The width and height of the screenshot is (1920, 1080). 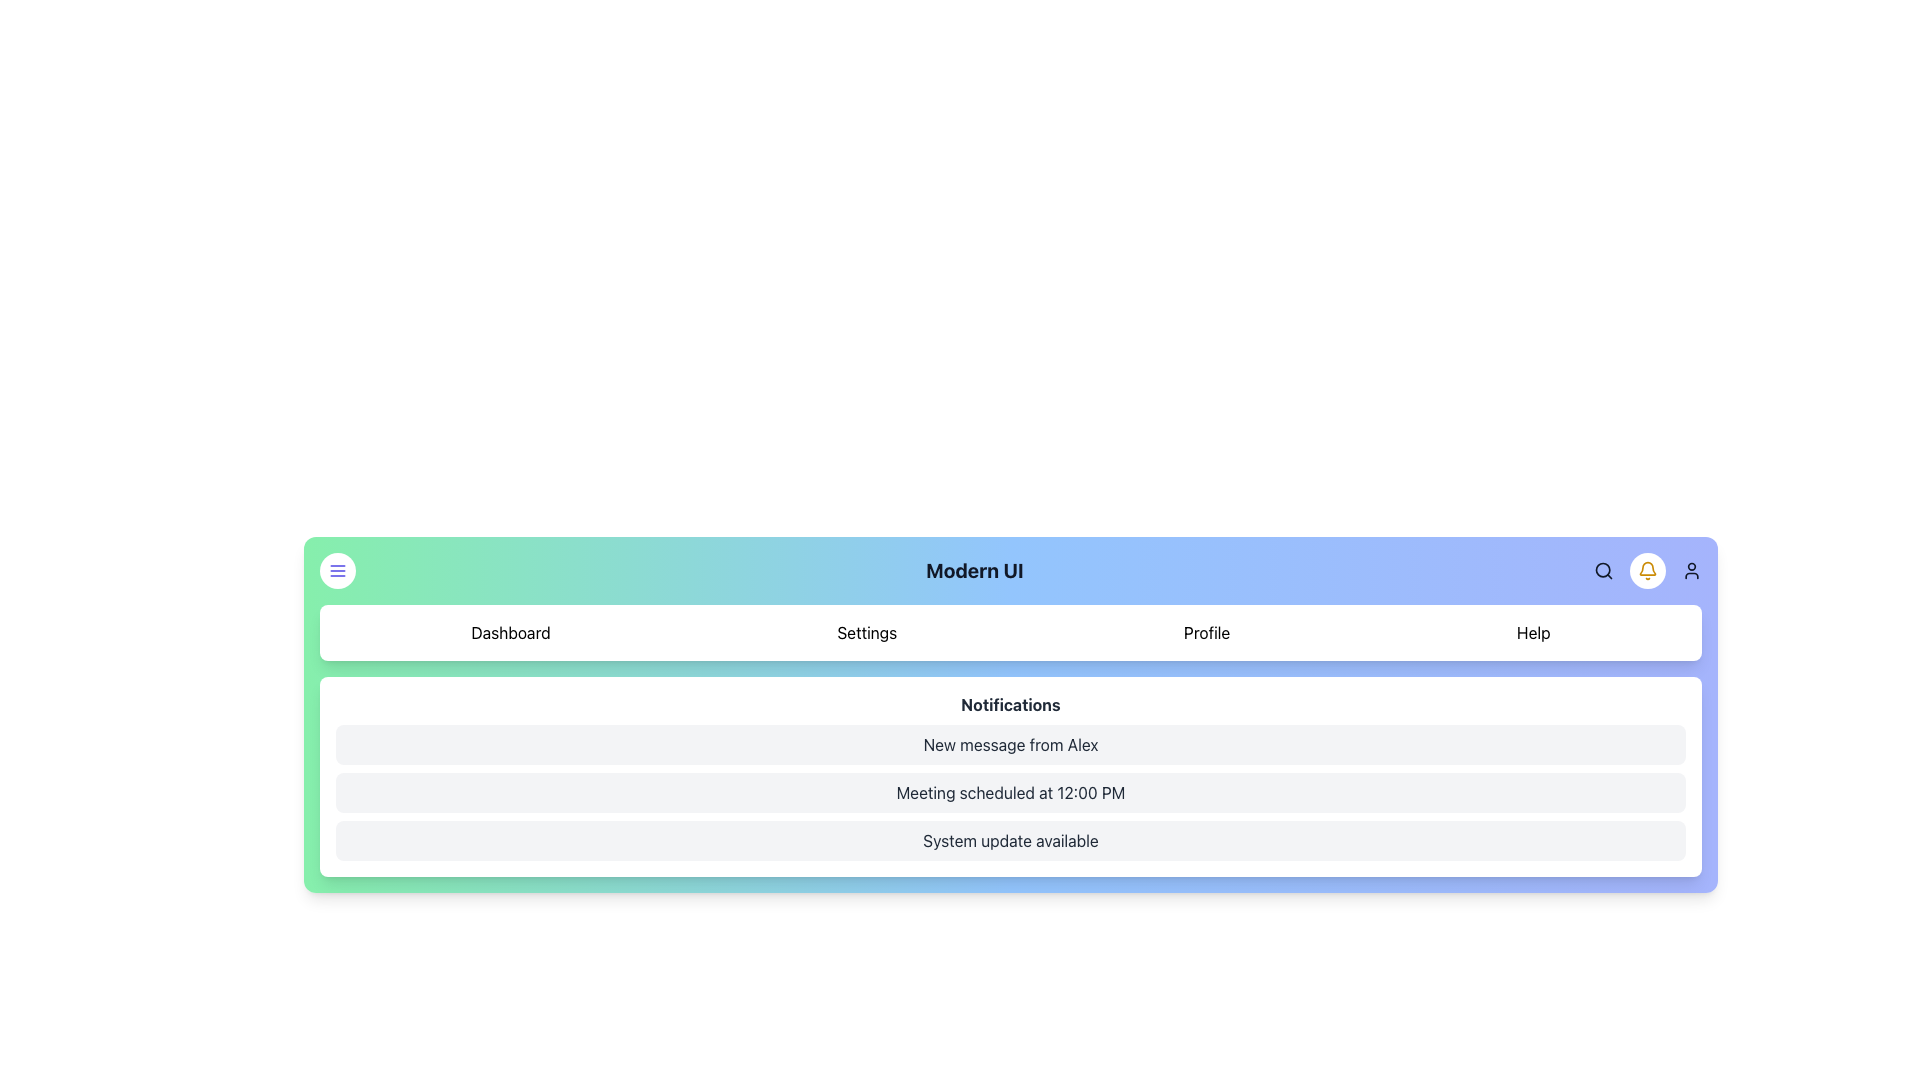 What do you see at coordinates (337, 570) in the screenshot?
I see `the circular button with a white background and blue stacked lines located on the left side of the top bar` at bounding box center [337, 570].